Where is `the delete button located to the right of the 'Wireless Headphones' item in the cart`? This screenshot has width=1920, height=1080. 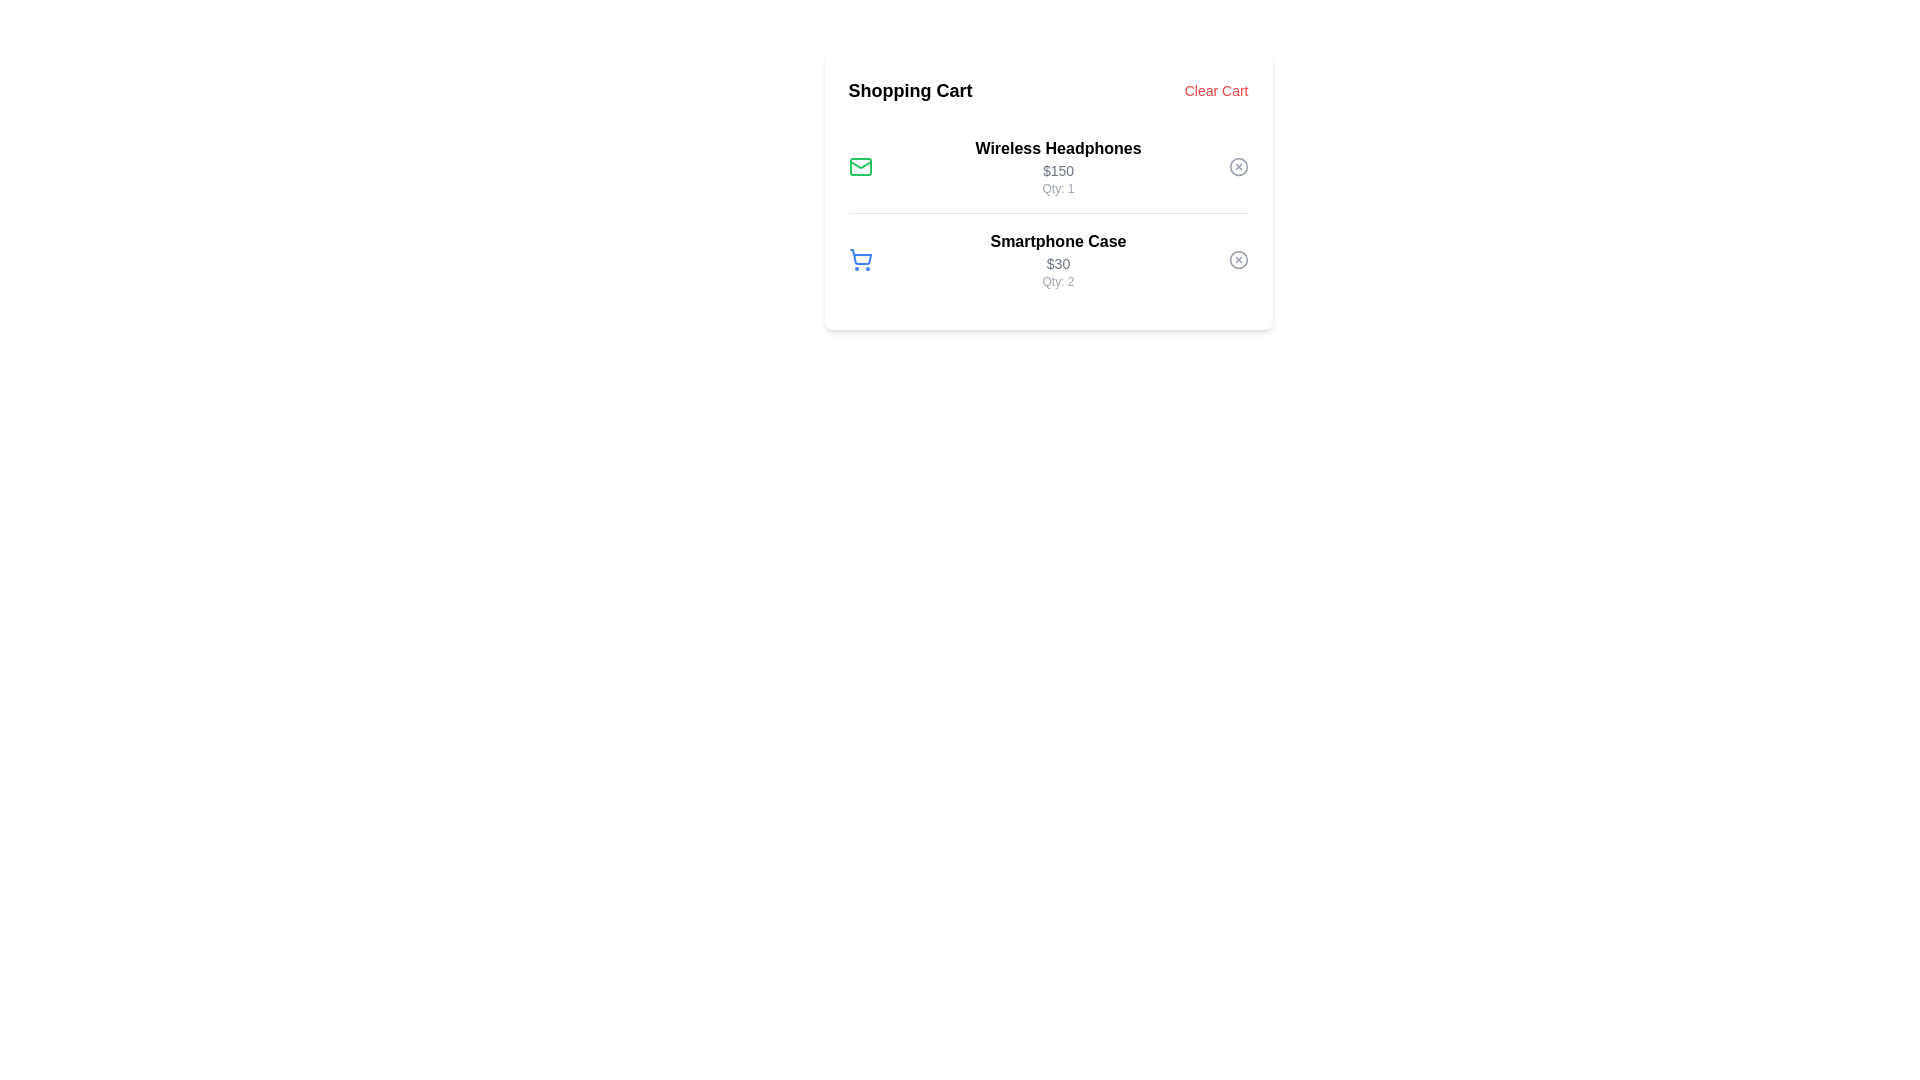
the delete button located to the right of the 'Wireless Headphones' item in the cart is located at coordinates (1237, 165).